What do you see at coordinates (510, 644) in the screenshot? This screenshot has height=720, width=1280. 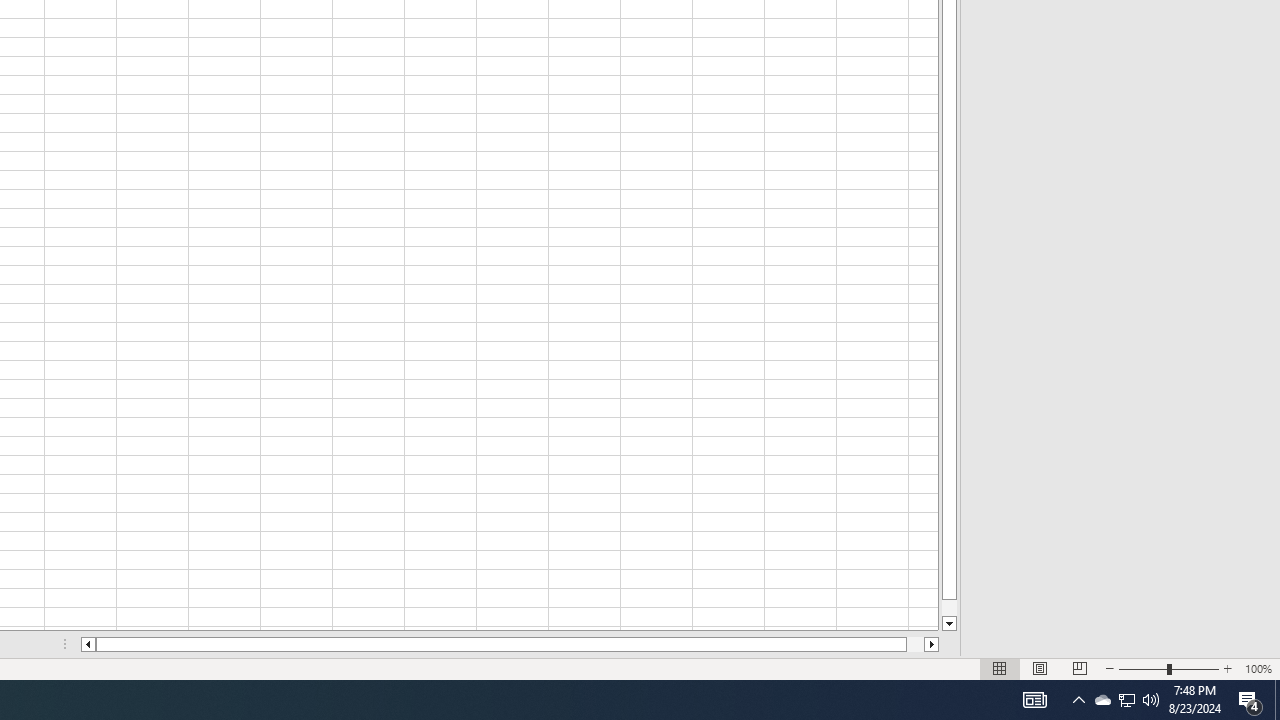 I see `'Class: NetUIScrollBar'` at bounding box center [510, 644].